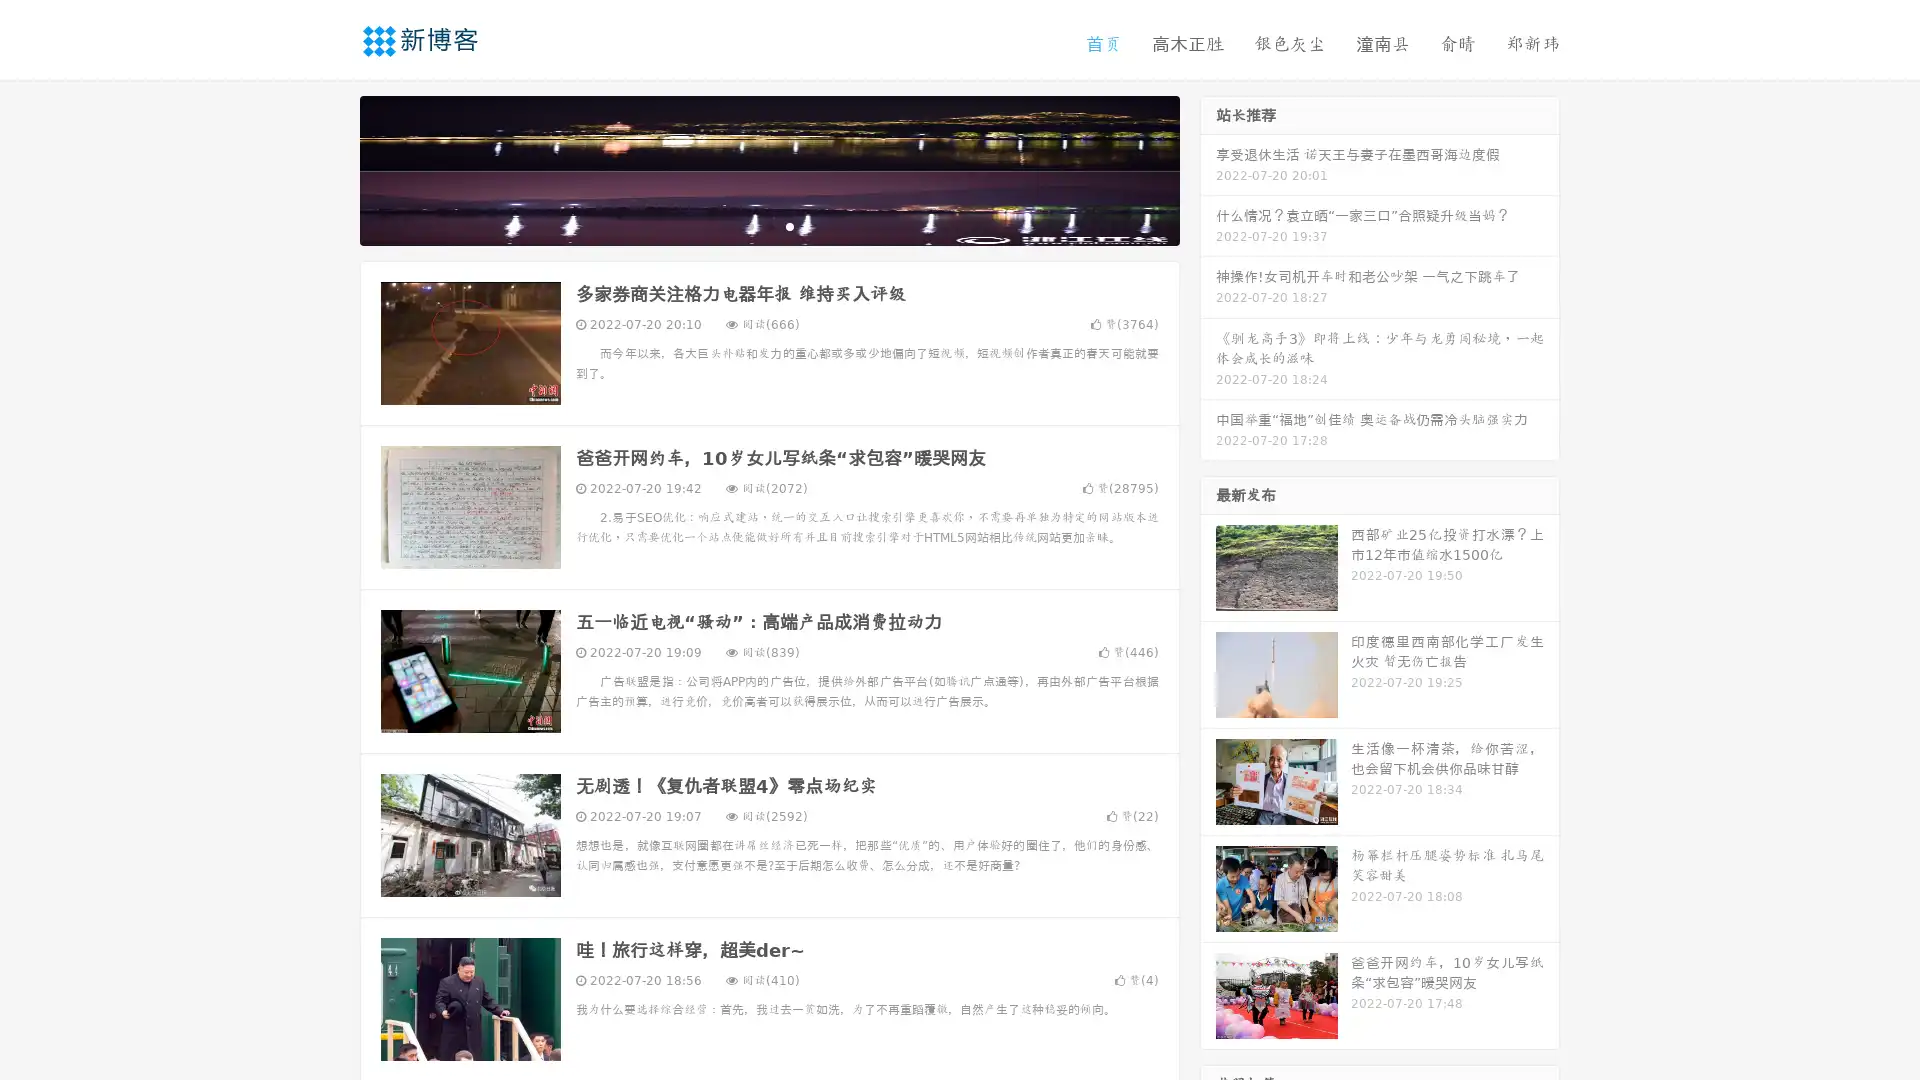 This screenshot has width=1920, height=1080. I want to click on Go to slide 1, so click(748, 225).